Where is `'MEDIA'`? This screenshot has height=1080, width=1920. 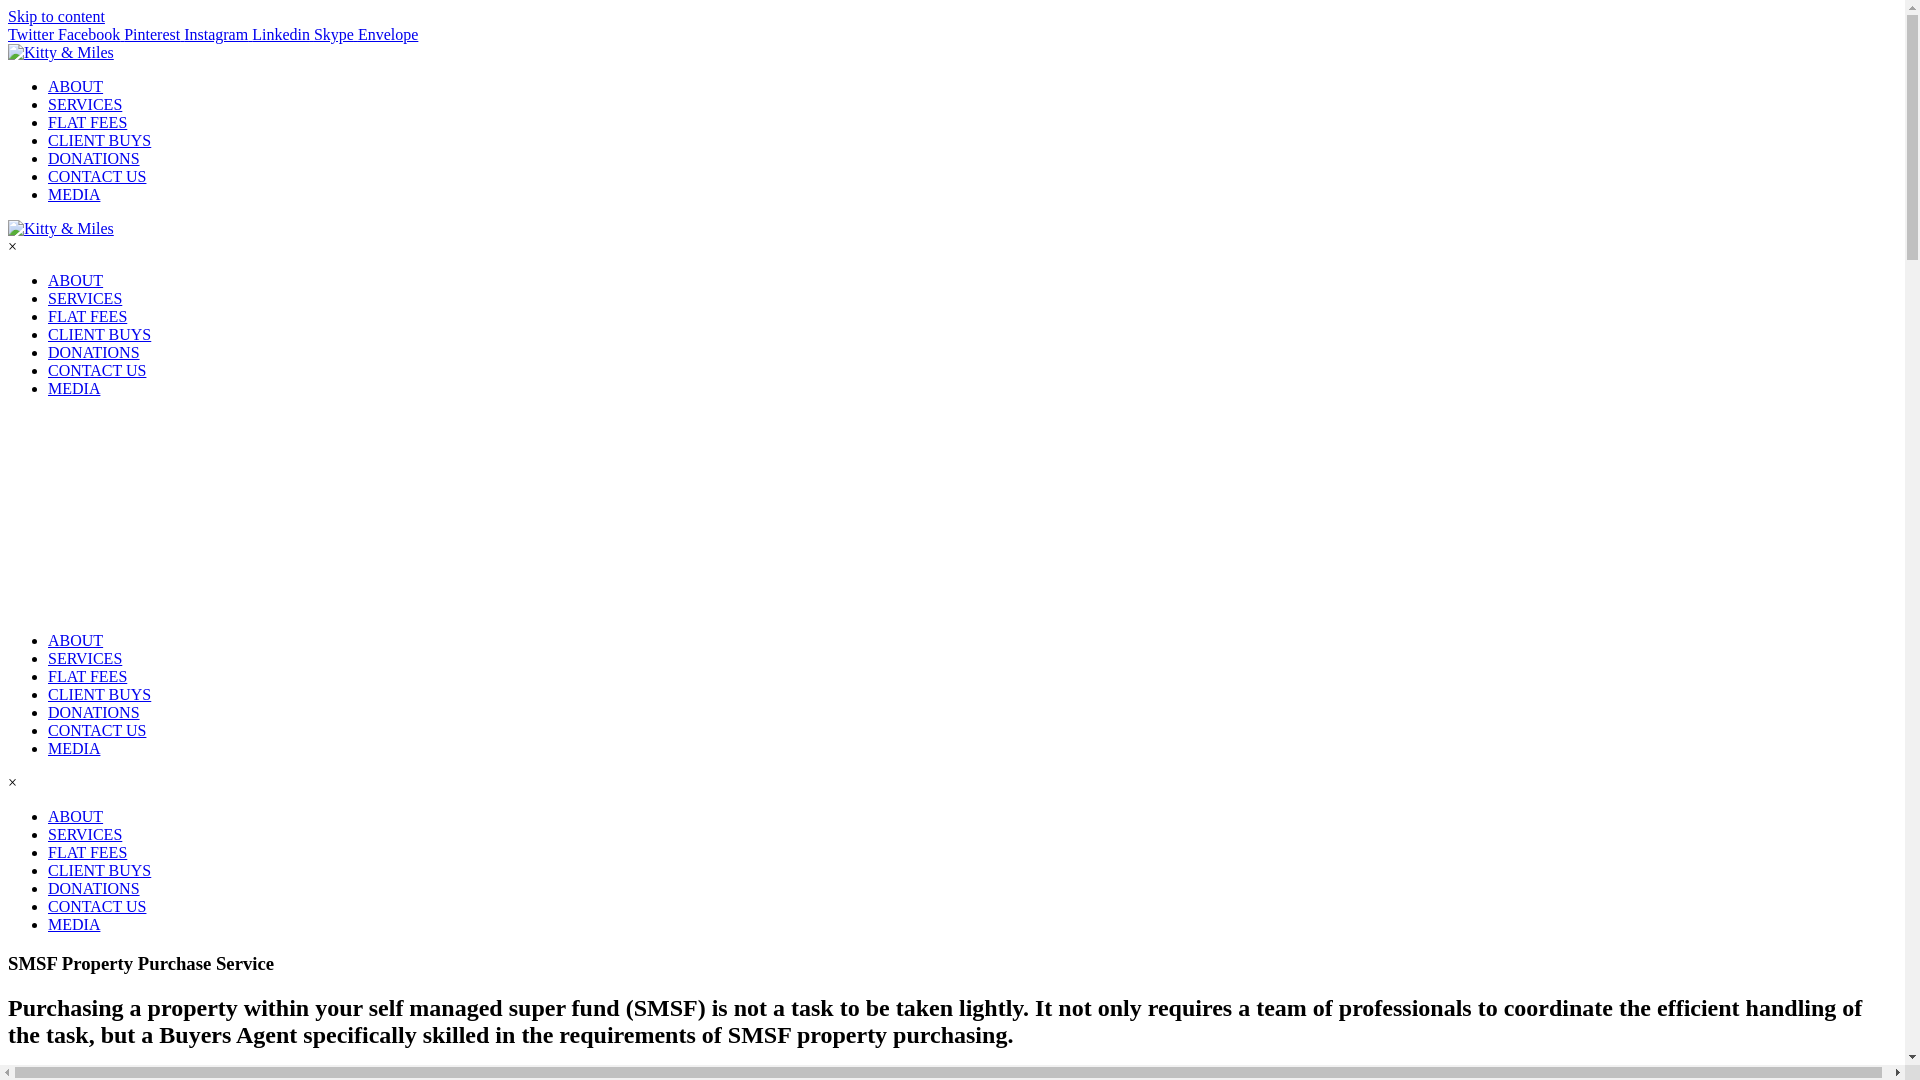 'MEDIA' is located at coordinates (1467, 92).